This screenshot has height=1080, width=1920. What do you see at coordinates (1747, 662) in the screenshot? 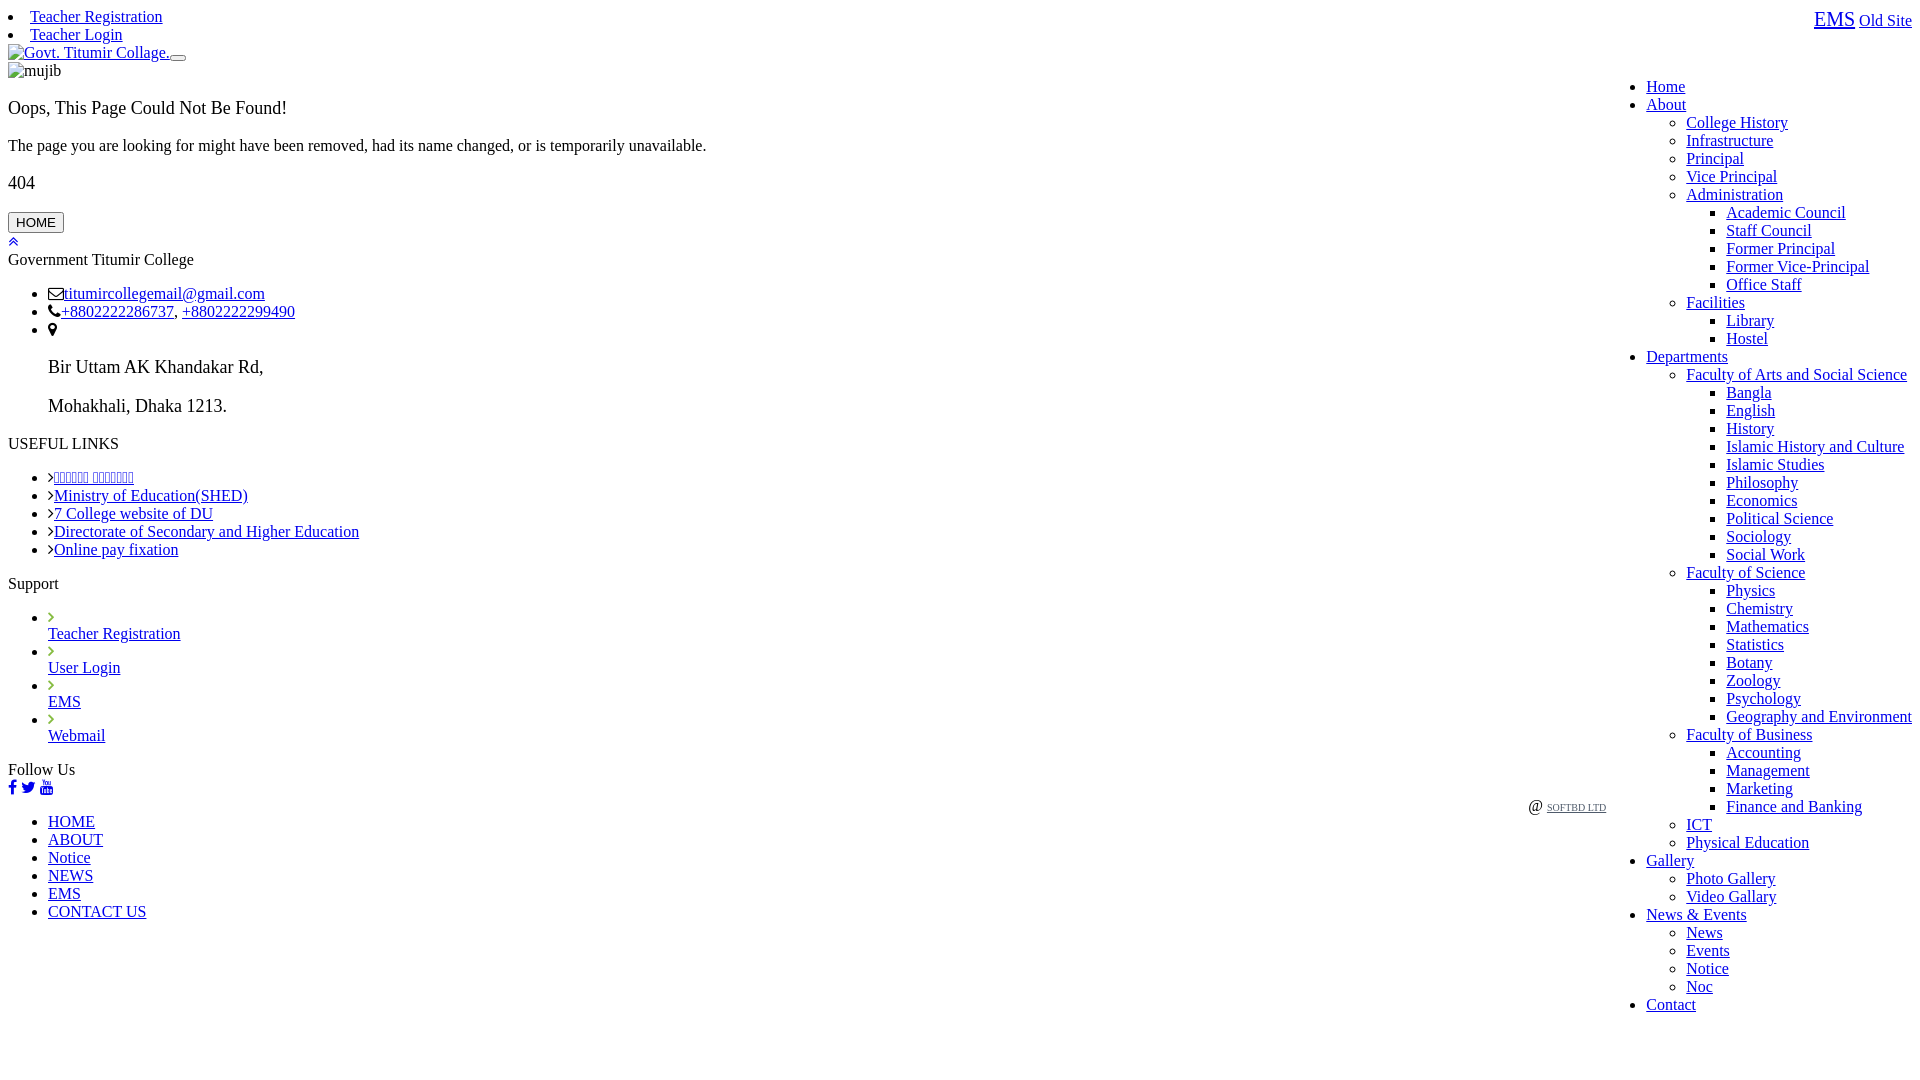
I see `'Botany'` at bounding box center [1747, 662].